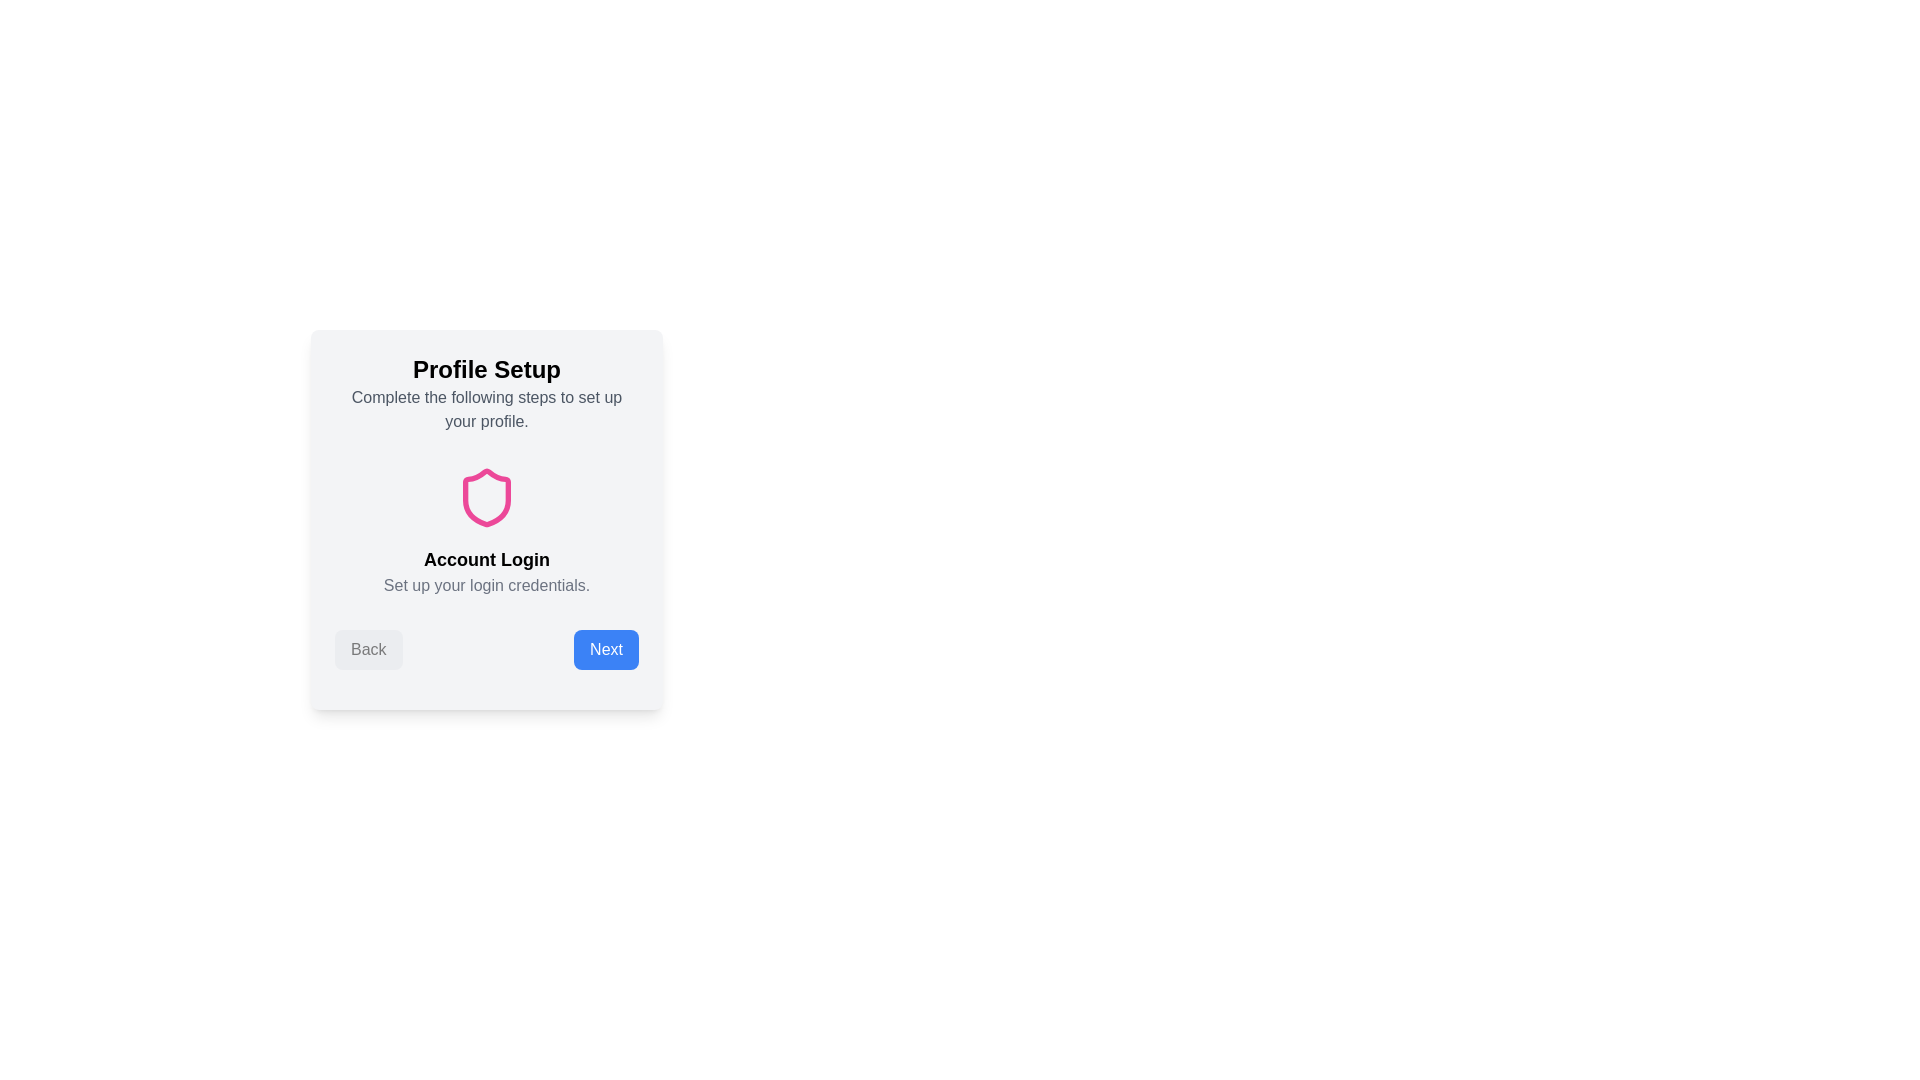 Image resolution: width=1920 pixels, height=1080 pixels. Describe the element at coordinates (368, 650) in the screenshot. I see `'Back' button to navigate to the previous step` at that location.